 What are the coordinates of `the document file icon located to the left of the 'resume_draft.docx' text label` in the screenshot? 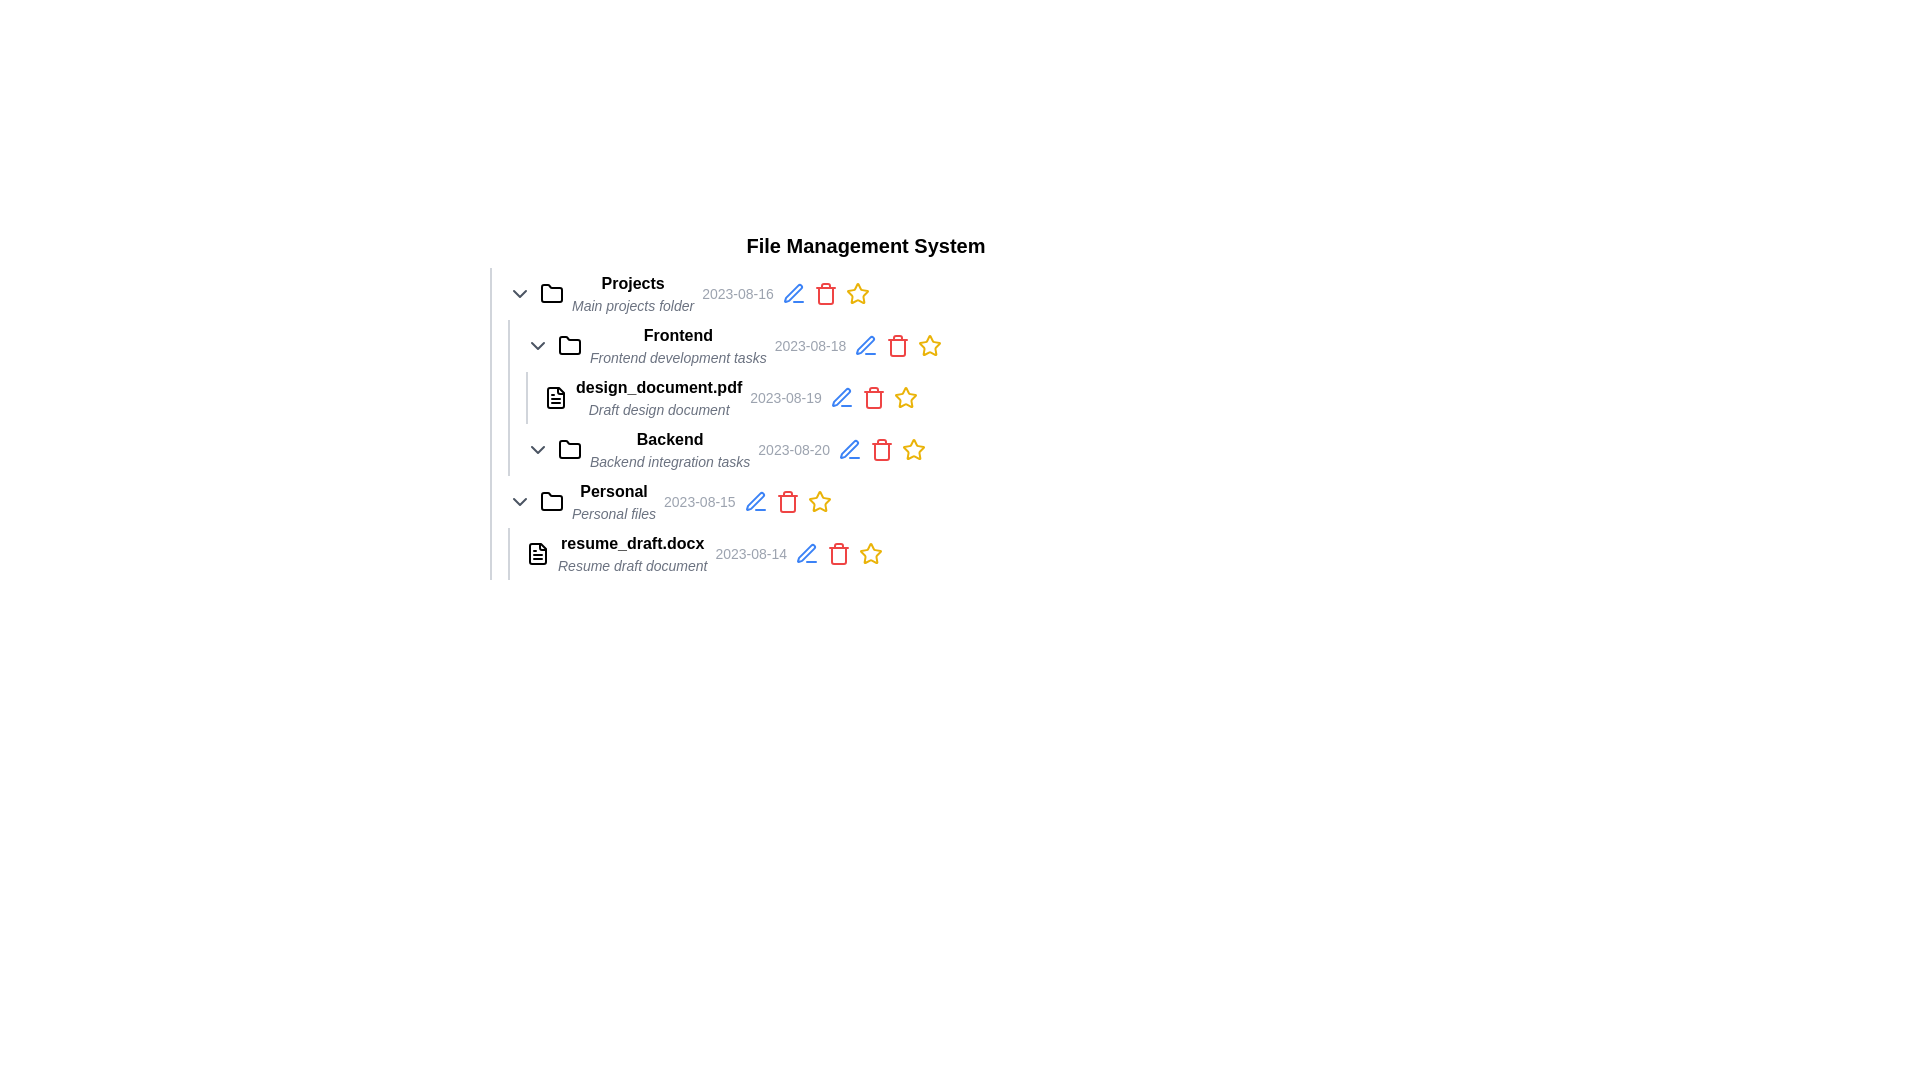 It's located at (537, 554).